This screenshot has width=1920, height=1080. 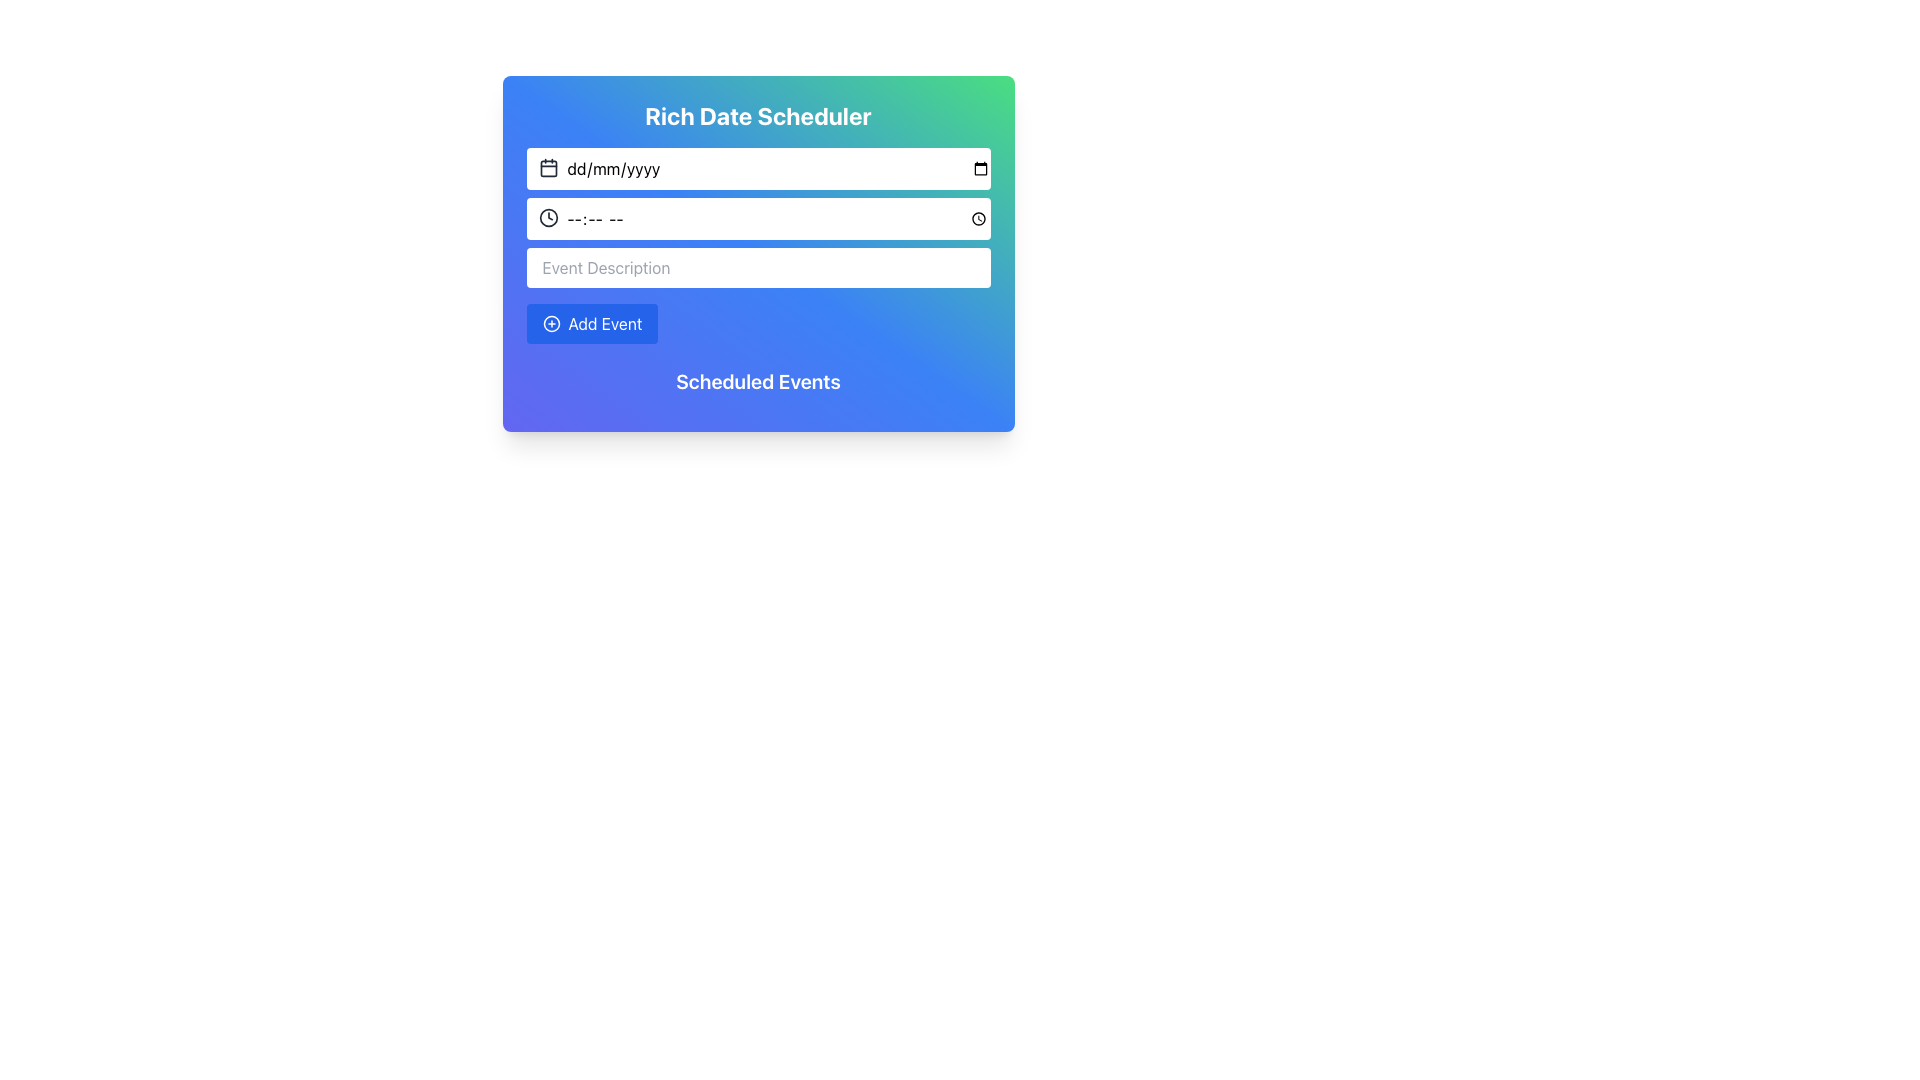 What do you see at coordinates (551, 323) in the screenshot?
I see `the decorative SVG circle that forms the base of the plus-circle icon within the 'Add Event' button` at bounding box center [551, 323].